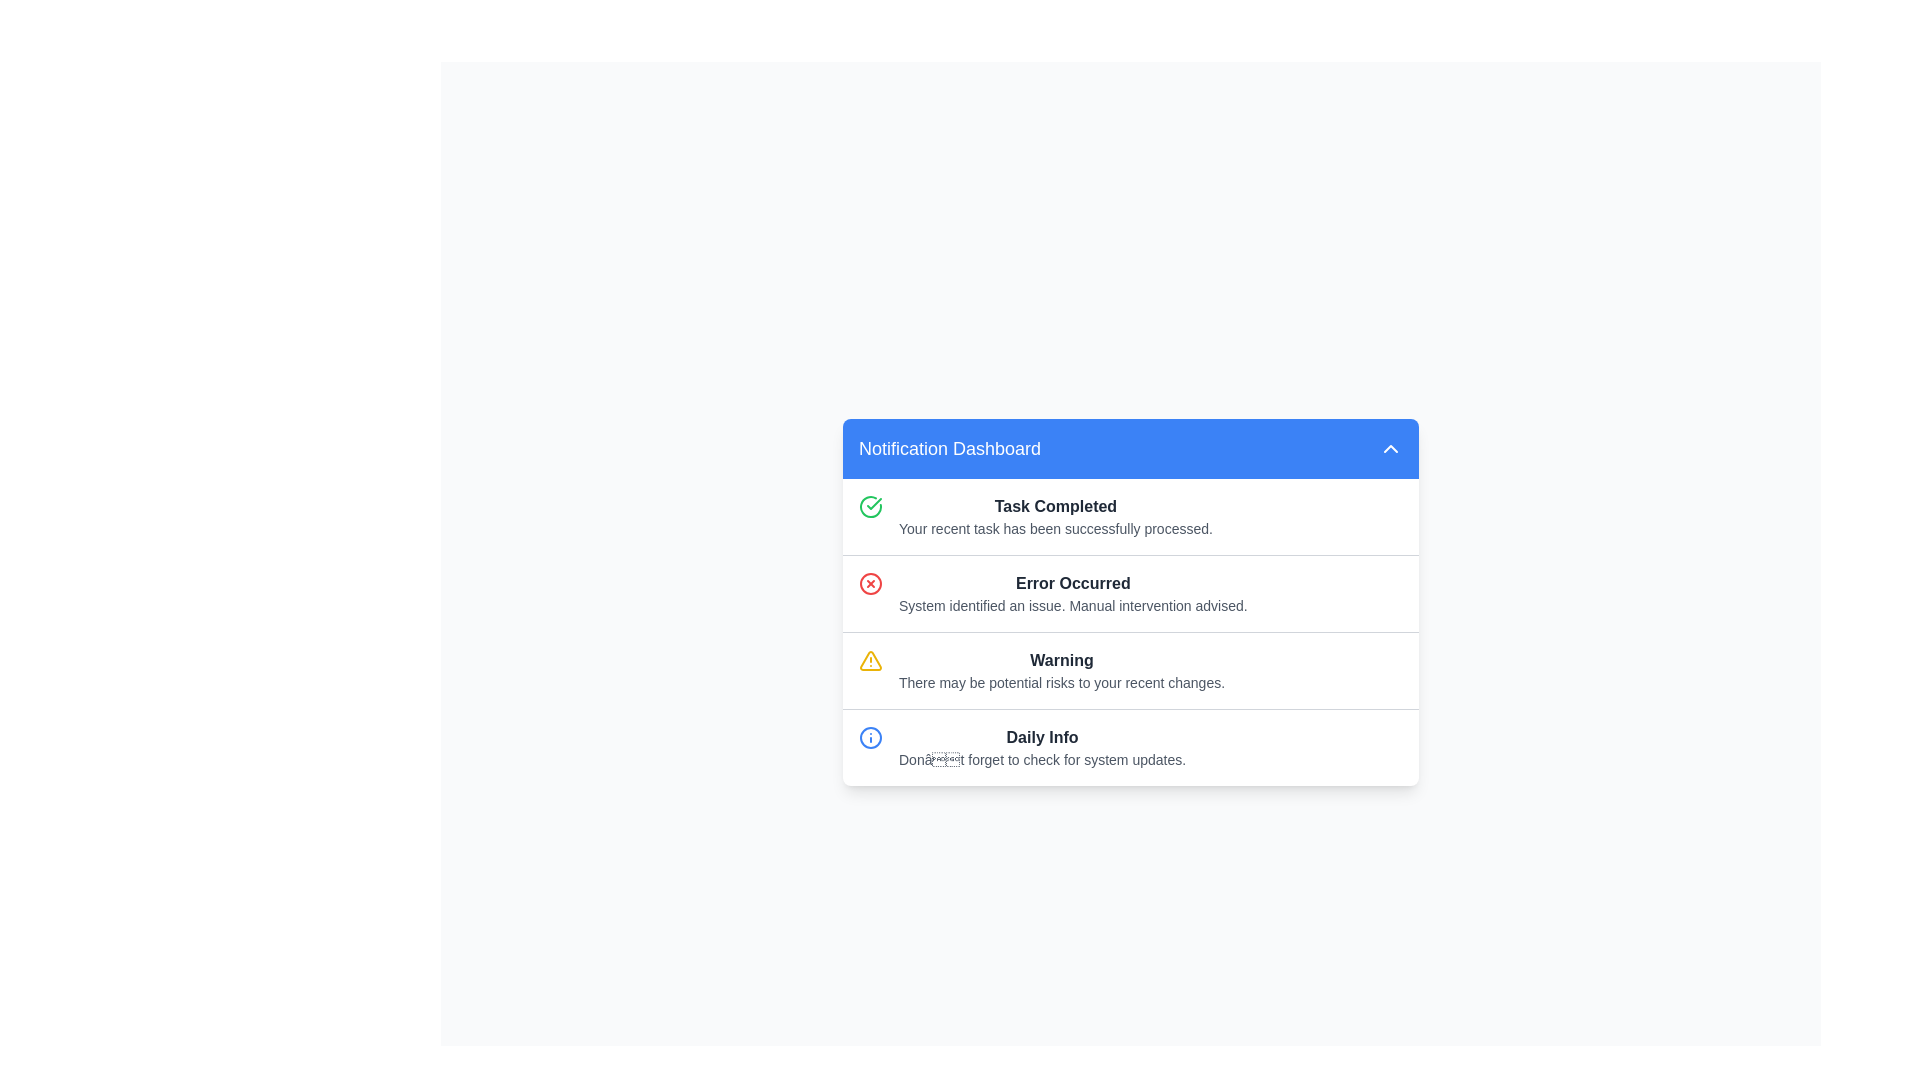 The height and width of the screenshot is (1080, 1920). I want to click on text segment displaying 'Your recent task has been successfully processed.' located below the 'Task Completed' header in the Notification Dashboard, so click(1055, 527).